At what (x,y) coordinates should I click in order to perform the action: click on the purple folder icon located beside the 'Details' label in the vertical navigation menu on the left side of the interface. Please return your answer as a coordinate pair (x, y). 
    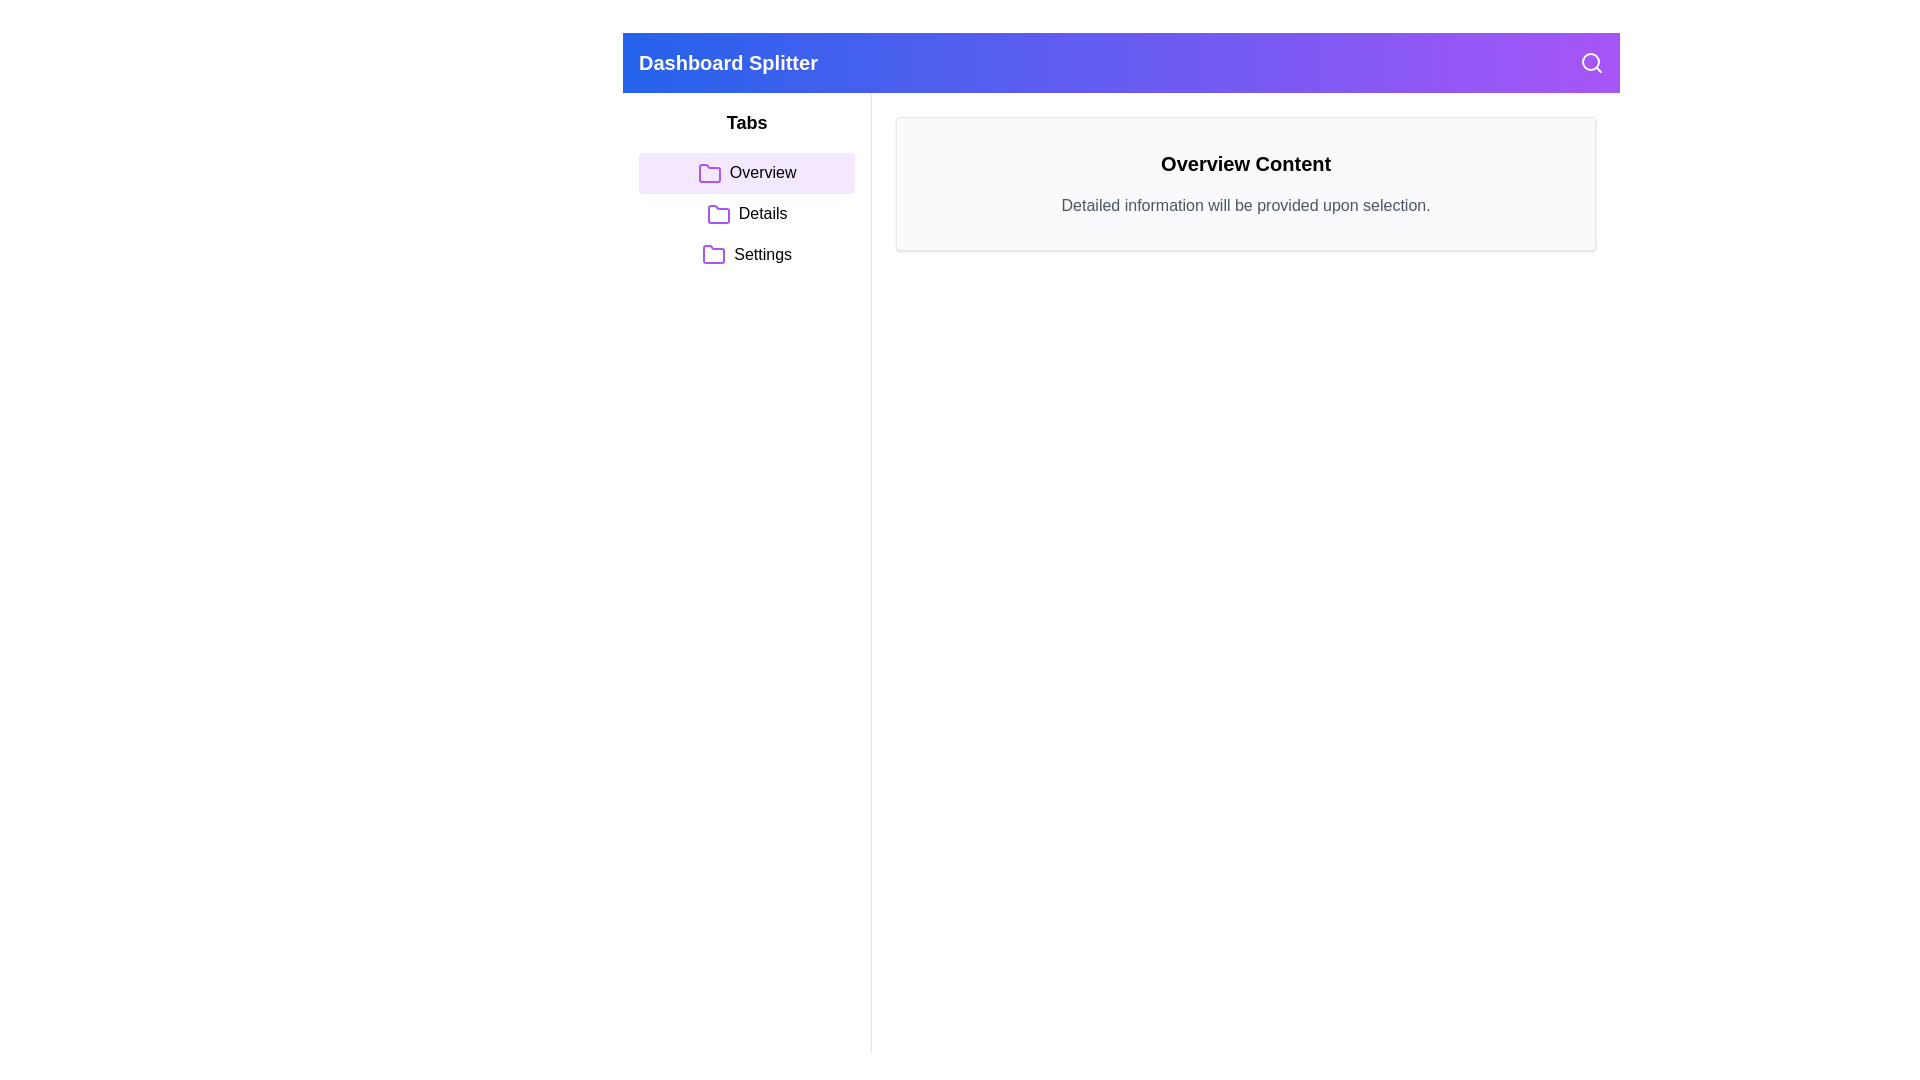
    Looking at the image, I should click on (718, 214).